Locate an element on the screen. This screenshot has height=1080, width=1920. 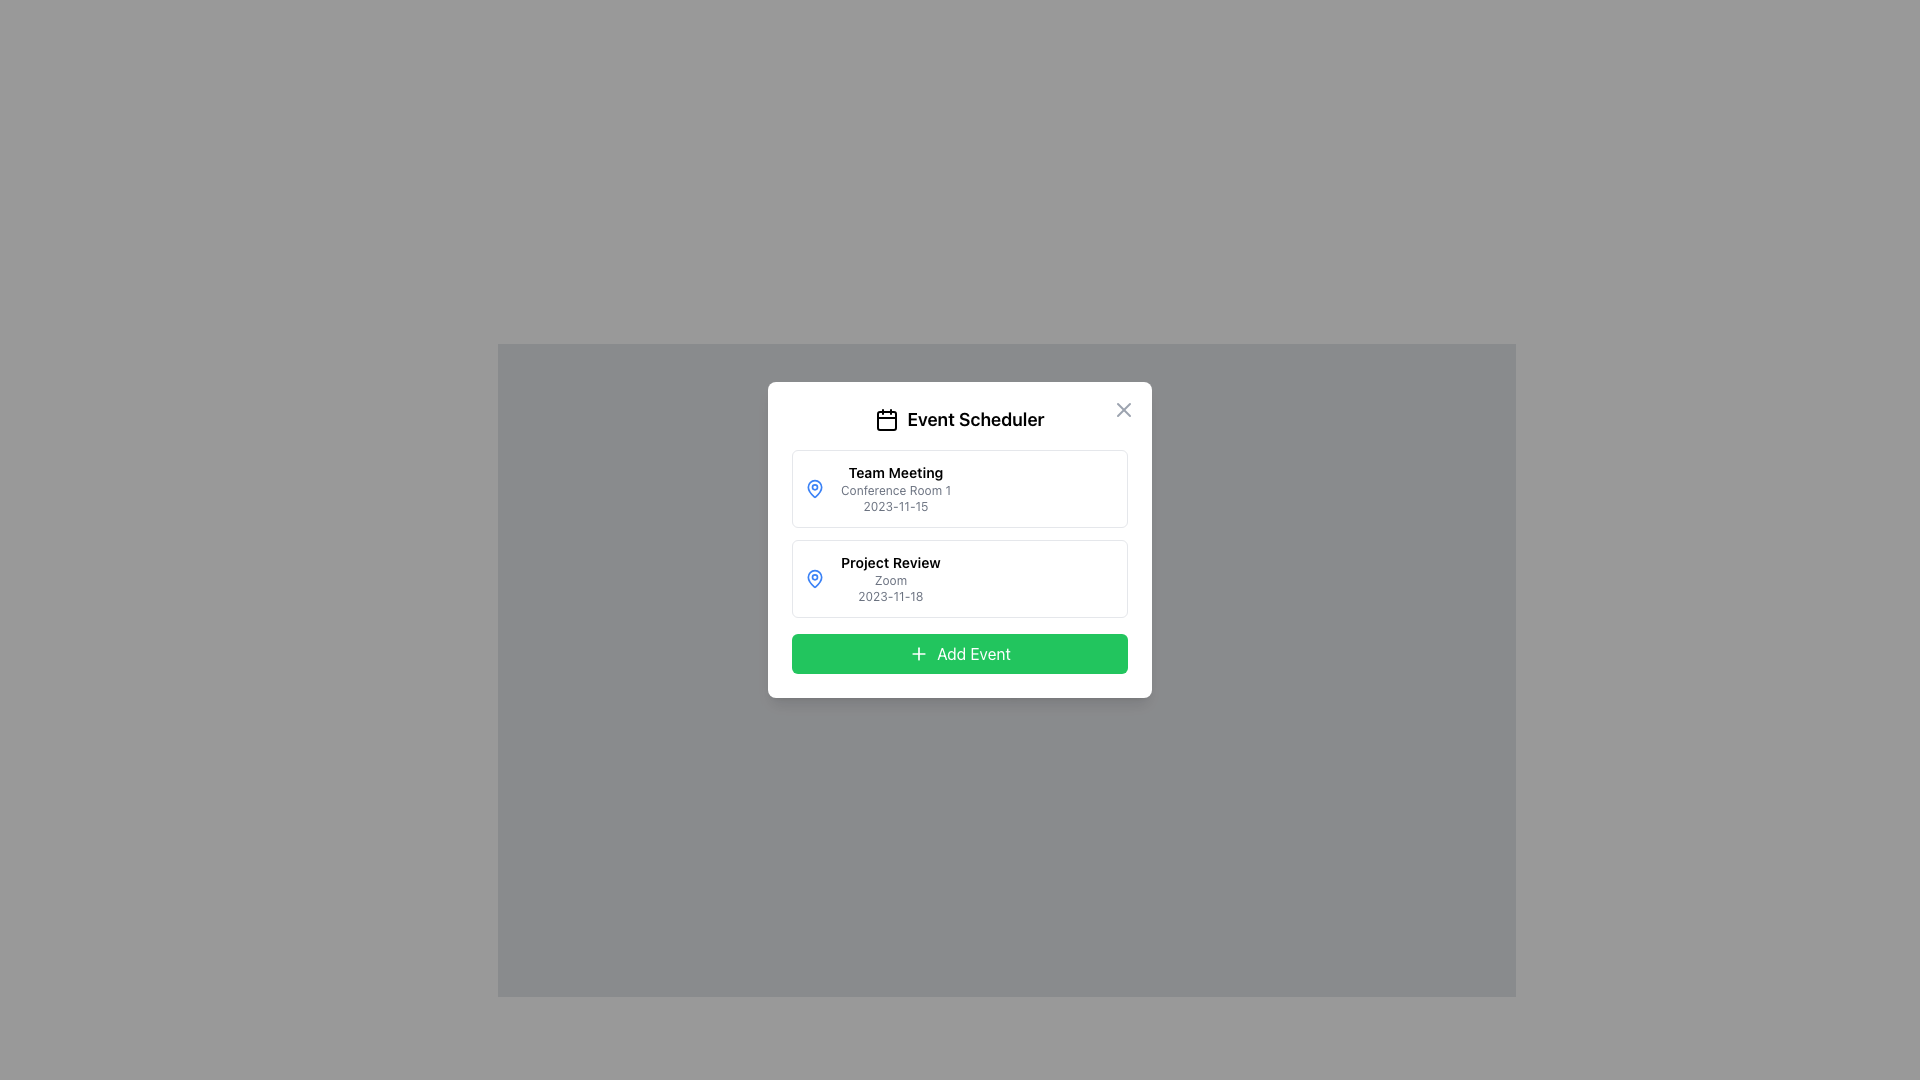
text content of the 'Team Meeting' label which is displayed in bold at the top of the event detail box in the event scheduler interface is located at coordinates (895, 473).